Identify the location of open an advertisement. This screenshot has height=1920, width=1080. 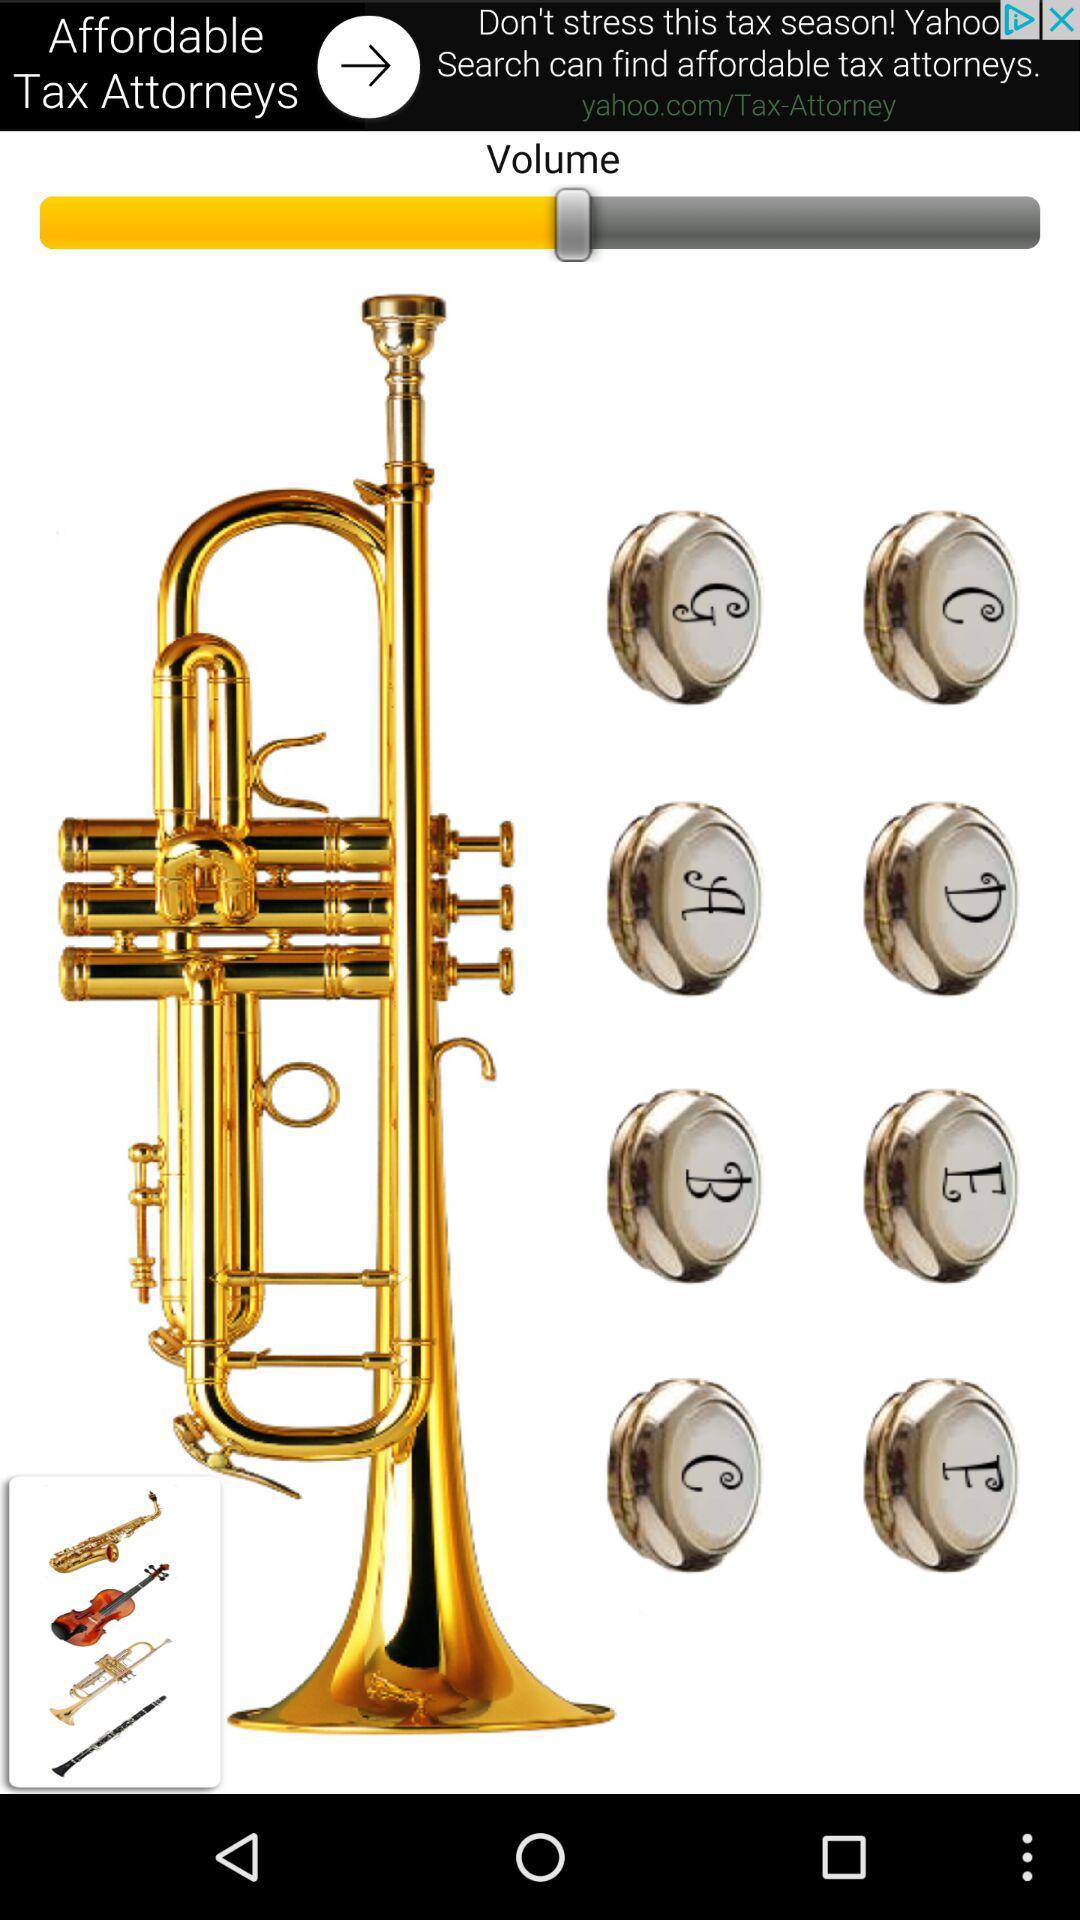
(540, 65).